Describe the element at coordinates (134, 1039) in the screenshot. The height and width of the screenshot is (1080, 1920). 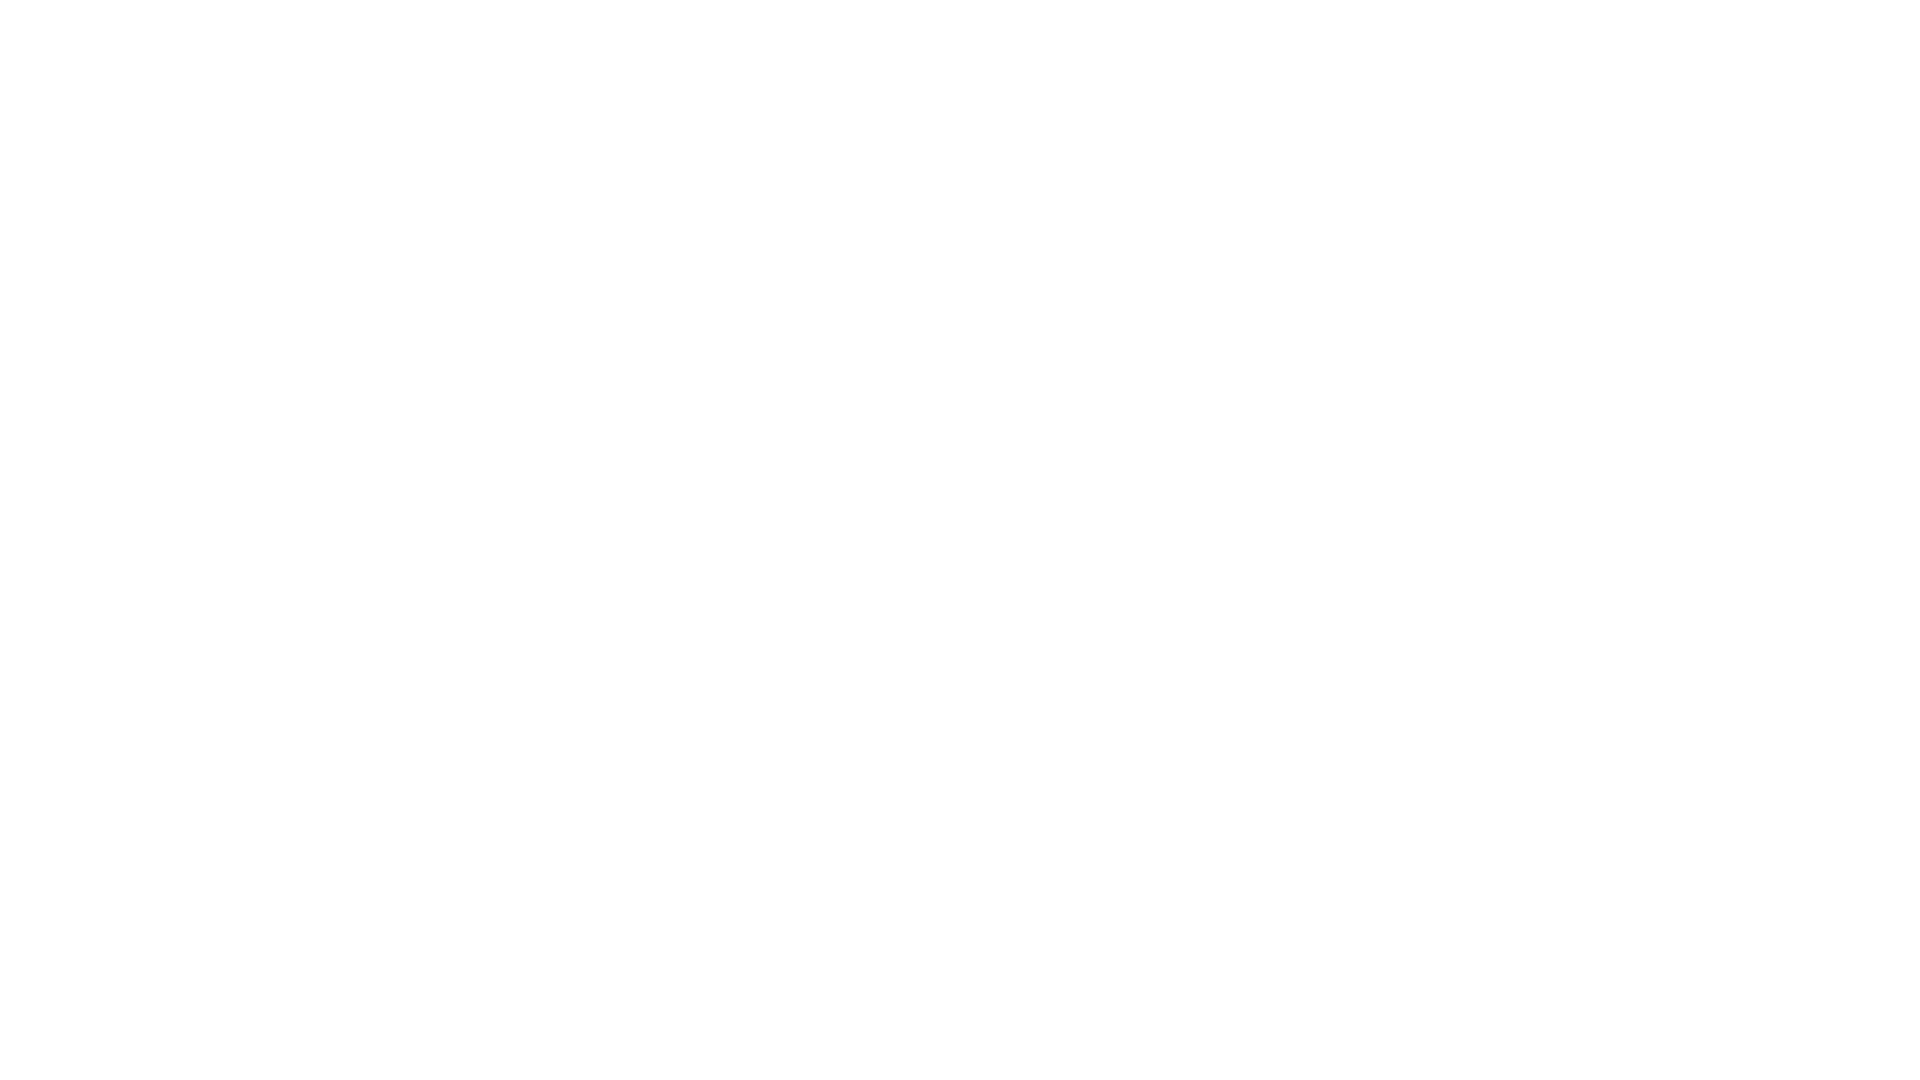
I see `Next` at that location.